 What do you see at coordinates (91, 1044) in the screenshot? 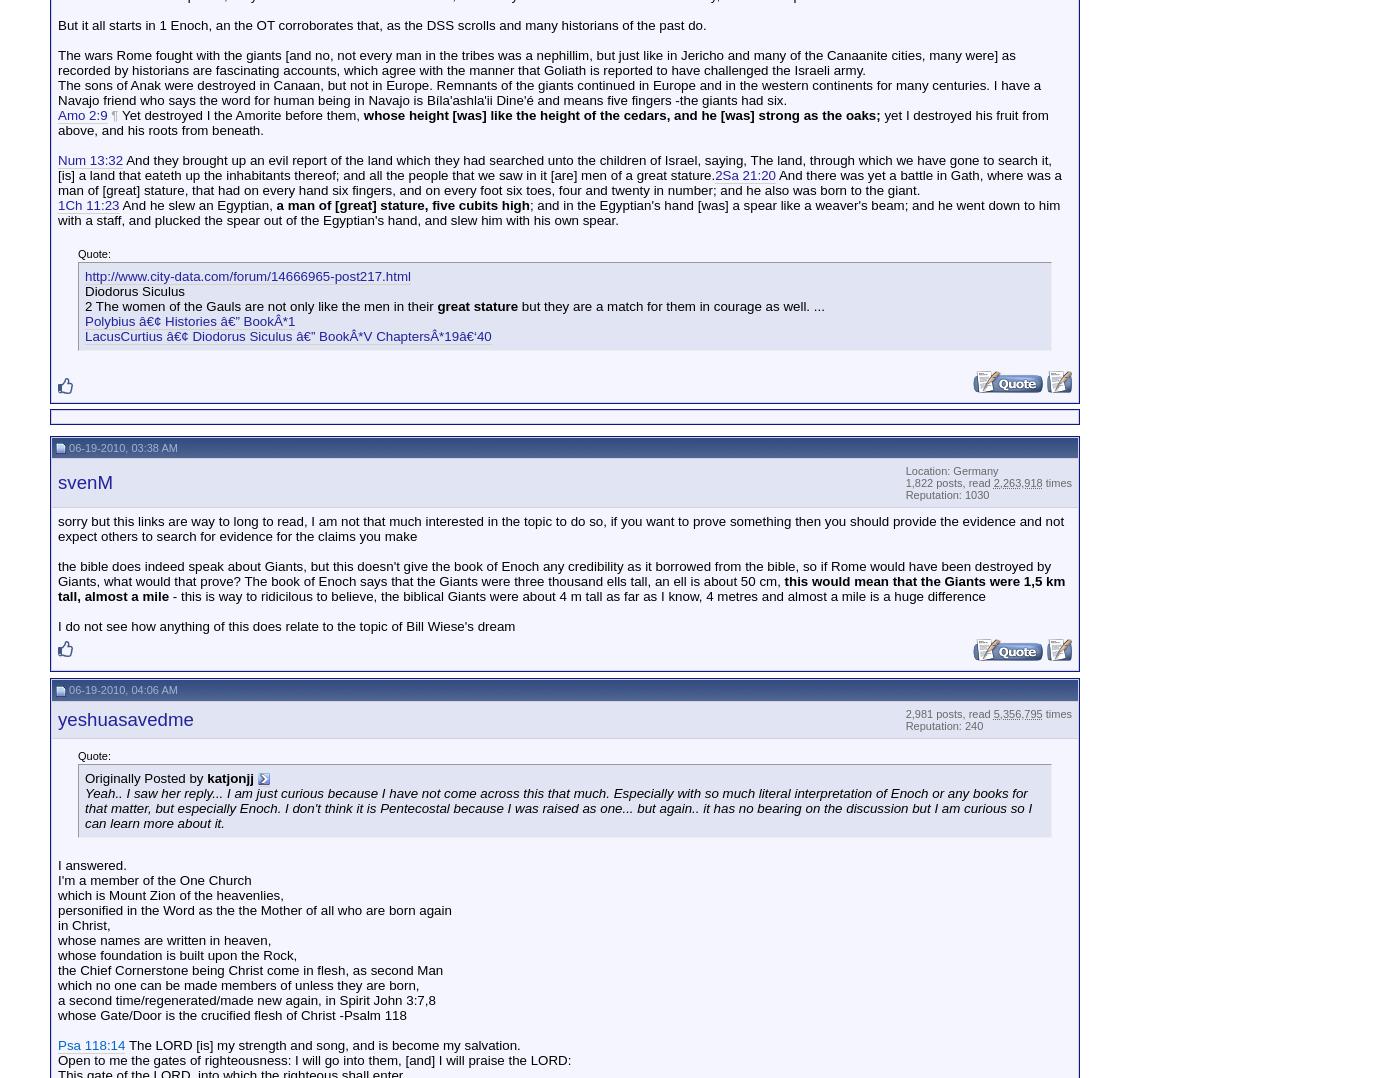
I see `'Psa 118:14'` at bounding box center [91, 1044].